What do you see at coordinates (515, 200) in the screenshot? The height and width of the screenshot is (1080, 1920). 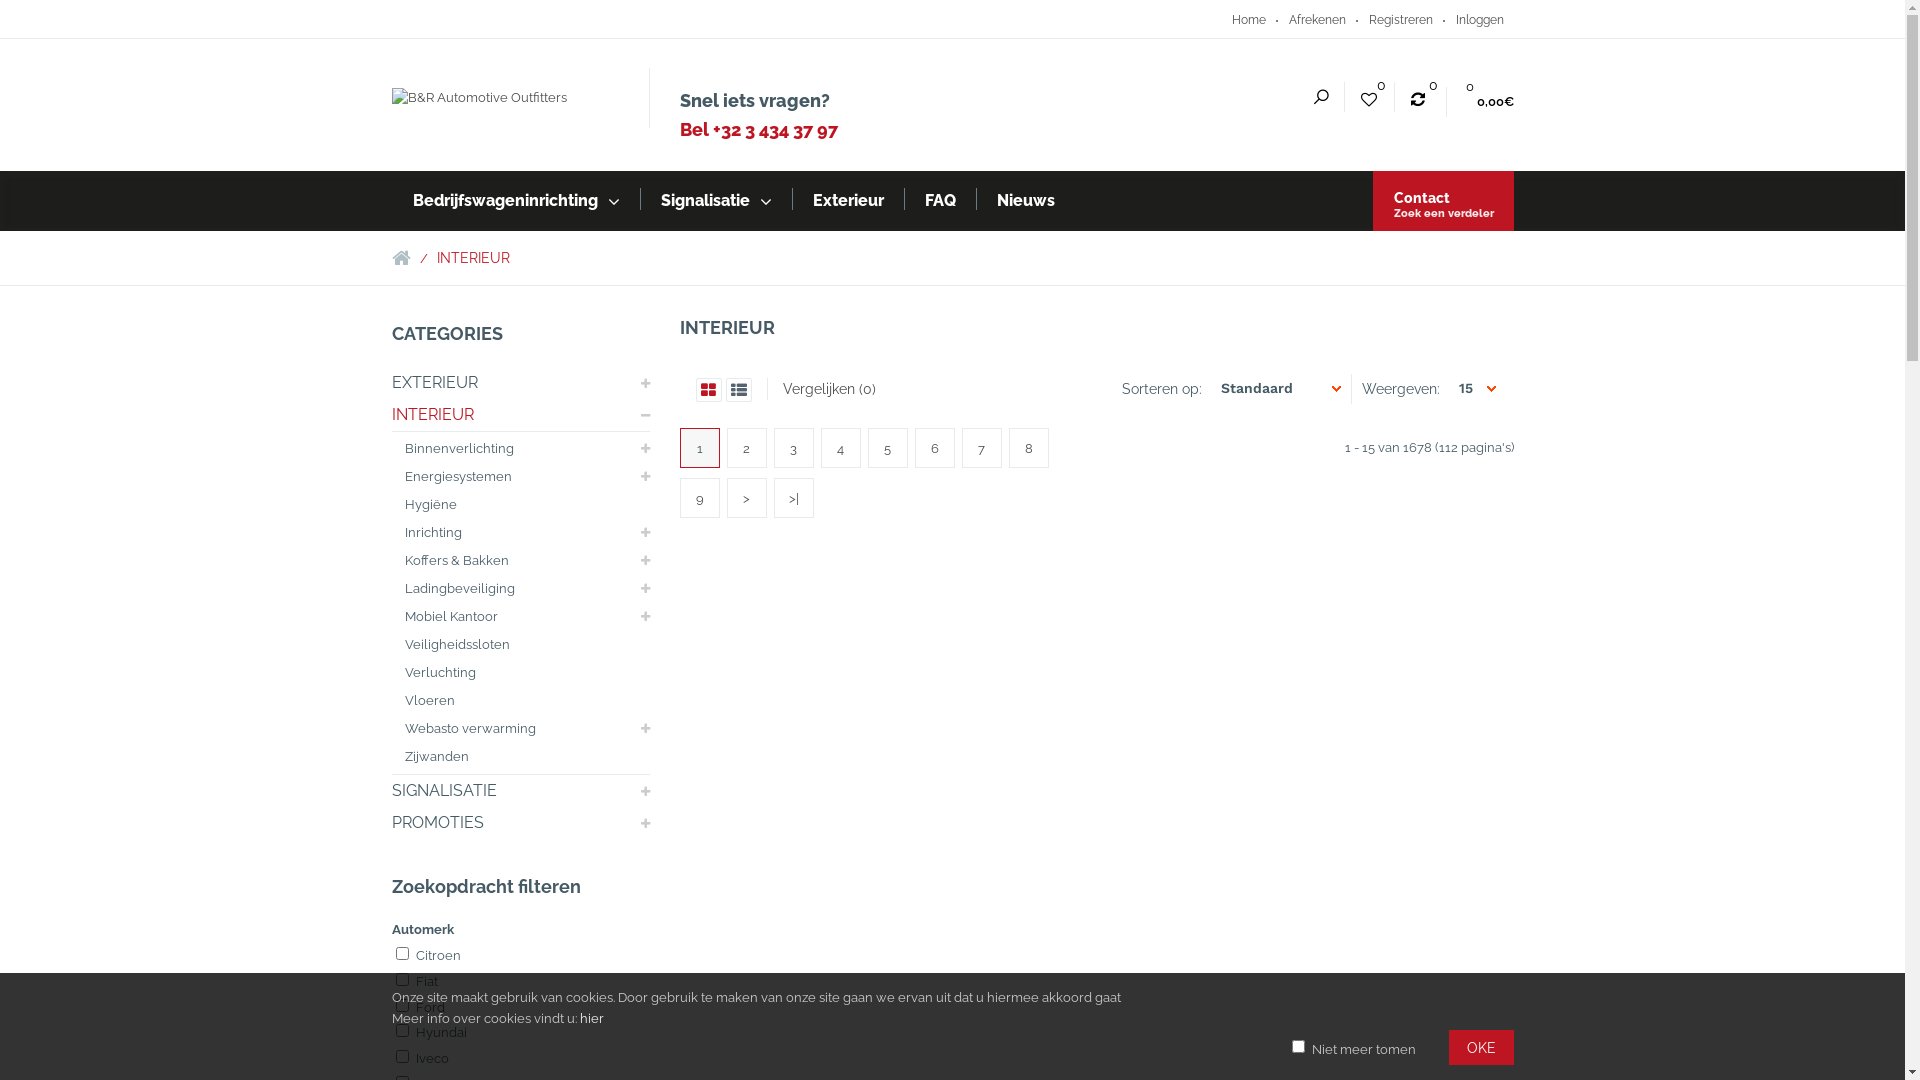 I see `'Bedrijfswageninrichting'` at bounding box center [515, 200].